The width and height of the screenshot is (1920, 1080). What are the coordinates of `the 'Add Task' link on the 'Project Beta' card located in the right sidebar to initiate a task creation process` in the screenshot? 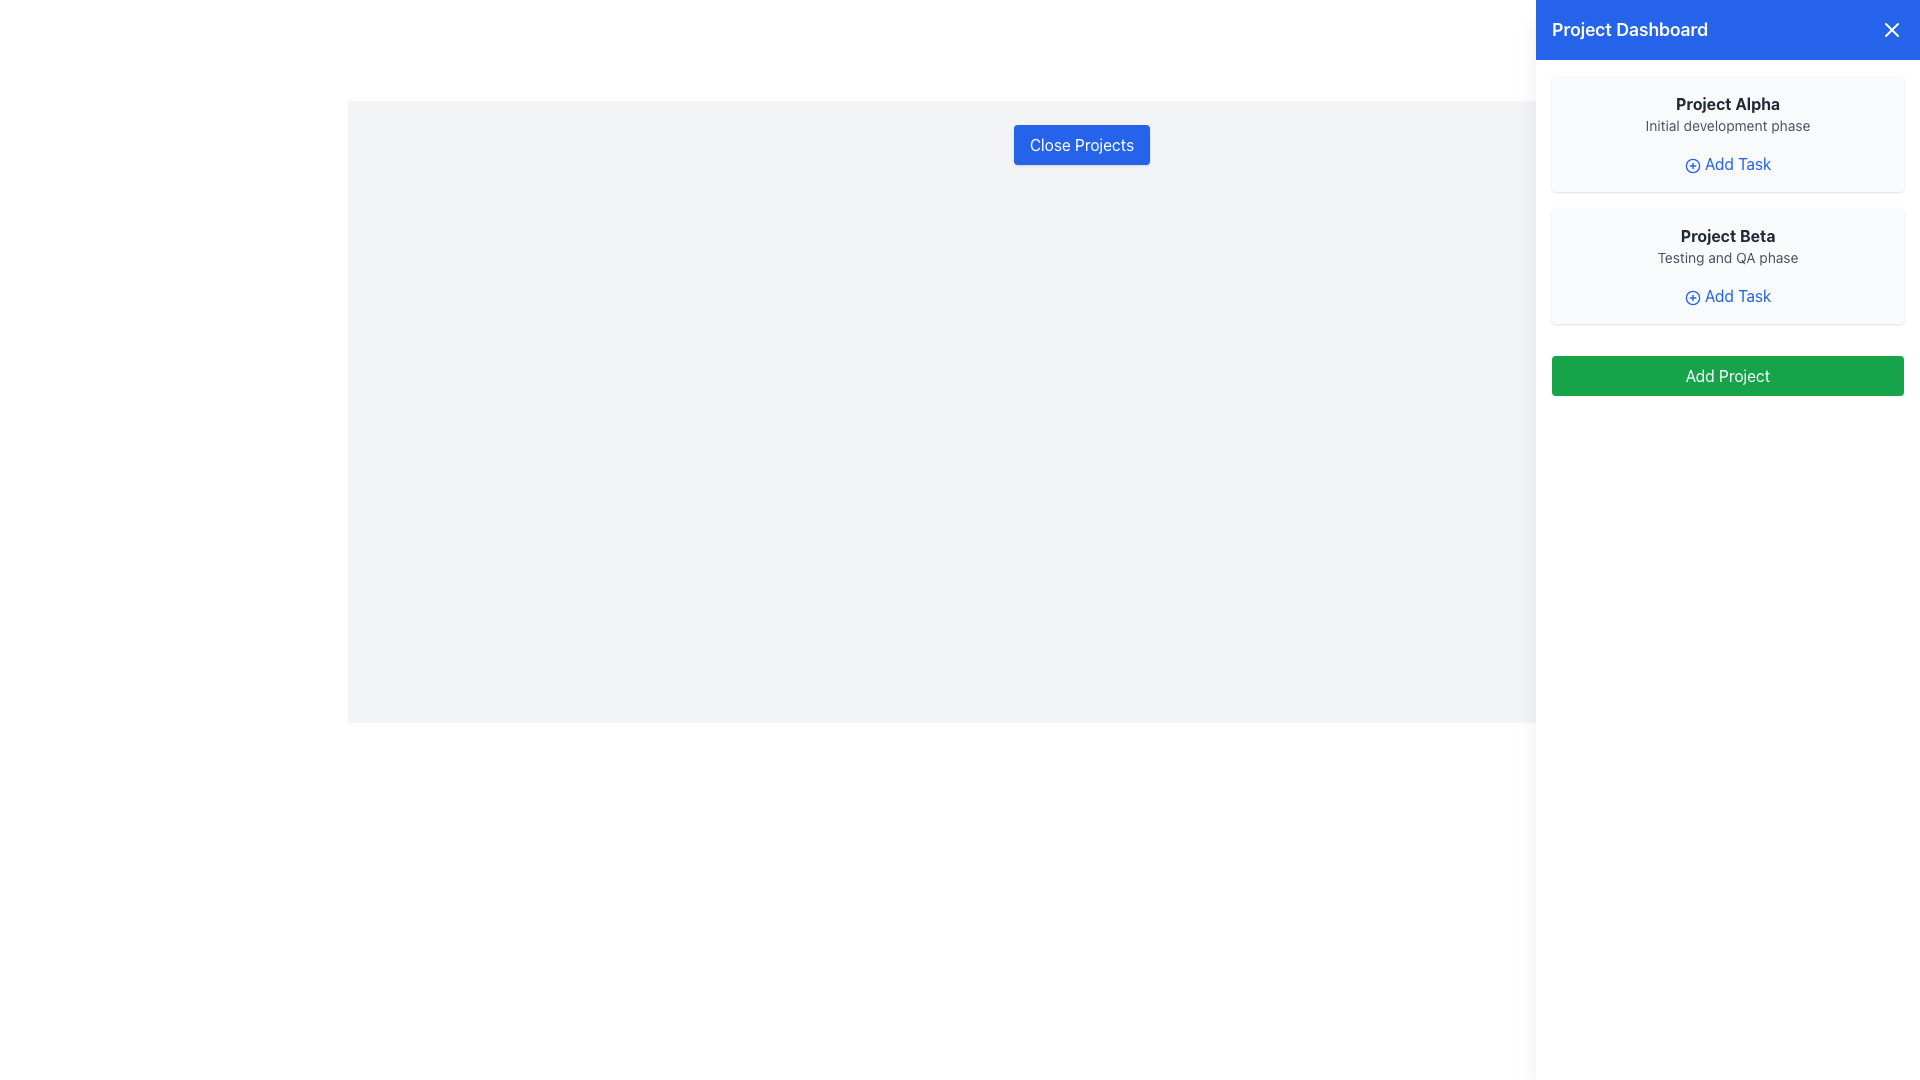 It's located at (1727, 265).